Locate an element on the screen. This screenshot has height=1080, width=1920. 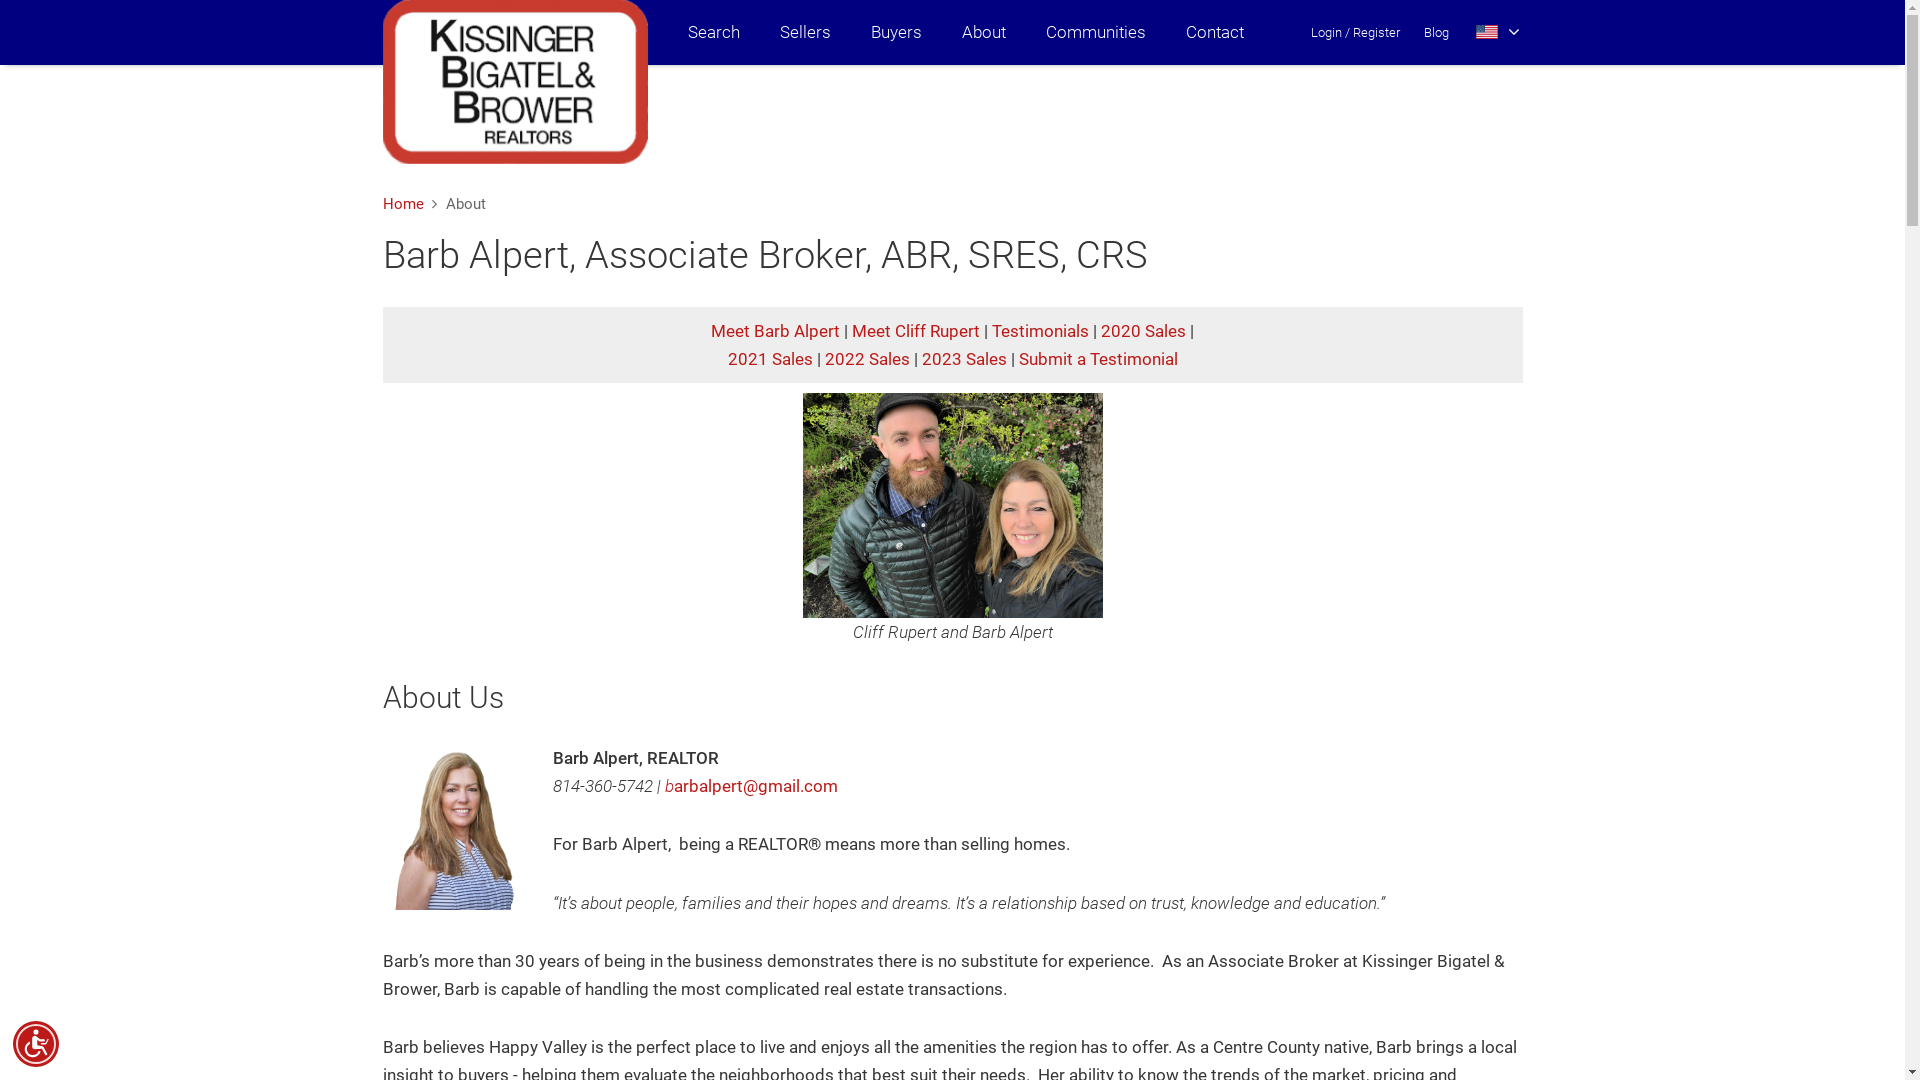
'2020 Sales' is located at coordinates (1143, 330).